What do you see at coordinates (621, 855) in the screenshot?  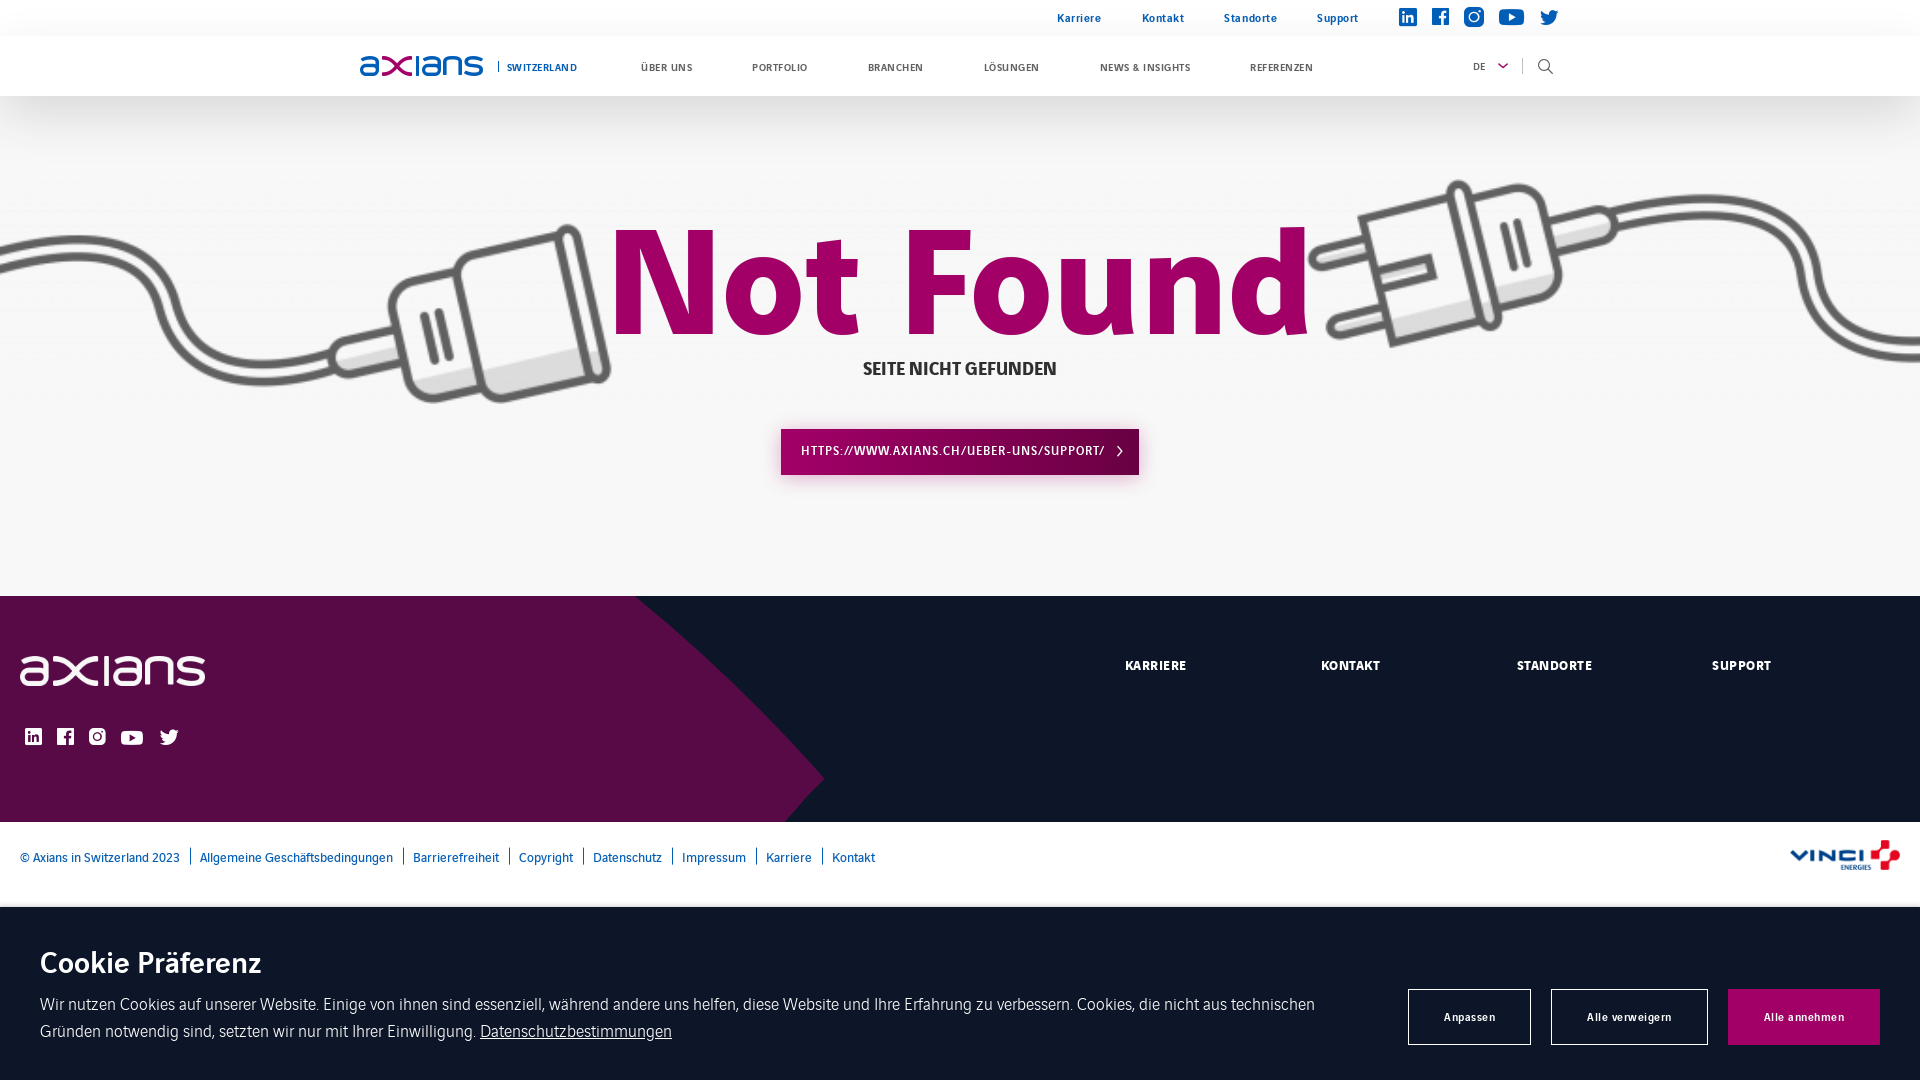 I see `'Datenschutz'` at bounding box center [621, 855].